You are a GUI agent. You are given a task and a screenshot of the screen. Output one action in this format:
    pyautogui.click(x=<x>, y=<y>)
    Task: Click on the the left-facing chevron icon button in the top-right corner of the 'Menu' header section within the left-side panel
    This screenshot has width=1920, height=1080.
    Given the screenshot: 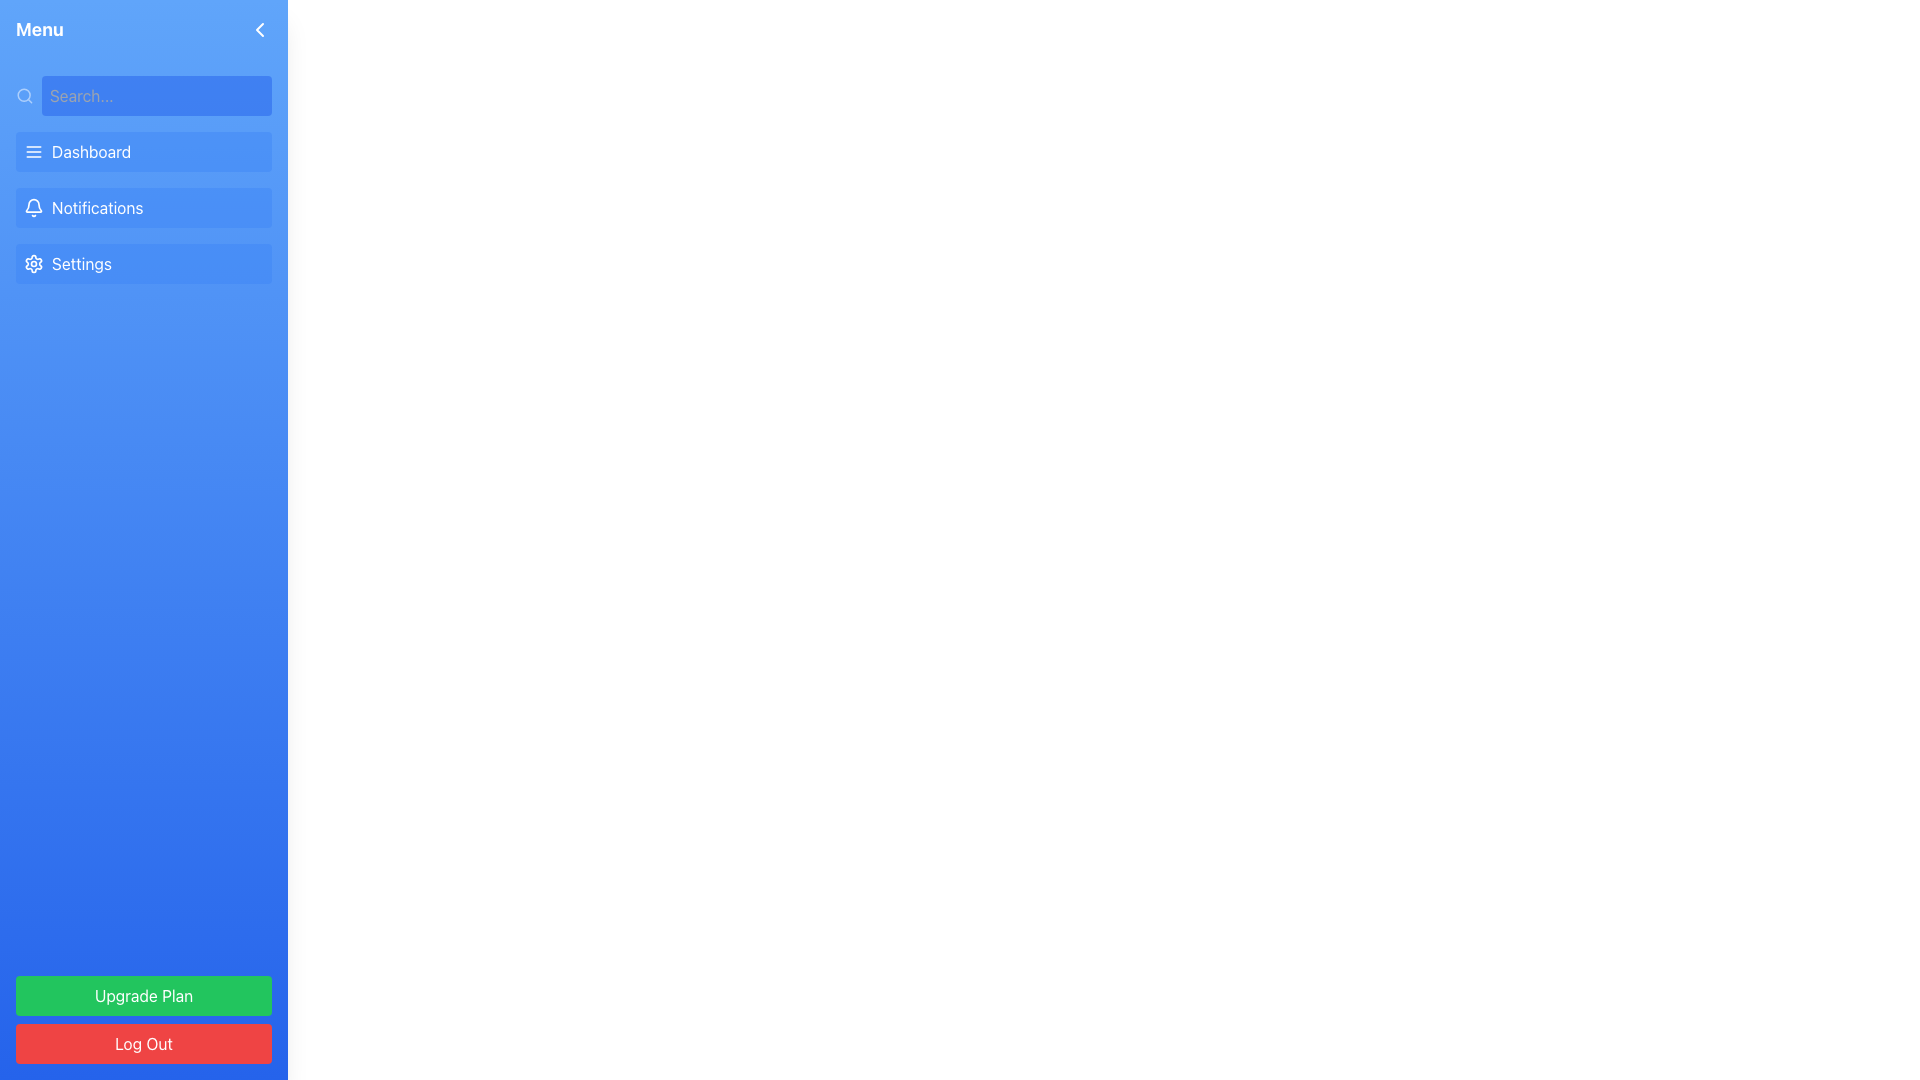 What is the action you would take?
    pyautogui.click(x=258, y=30)
    